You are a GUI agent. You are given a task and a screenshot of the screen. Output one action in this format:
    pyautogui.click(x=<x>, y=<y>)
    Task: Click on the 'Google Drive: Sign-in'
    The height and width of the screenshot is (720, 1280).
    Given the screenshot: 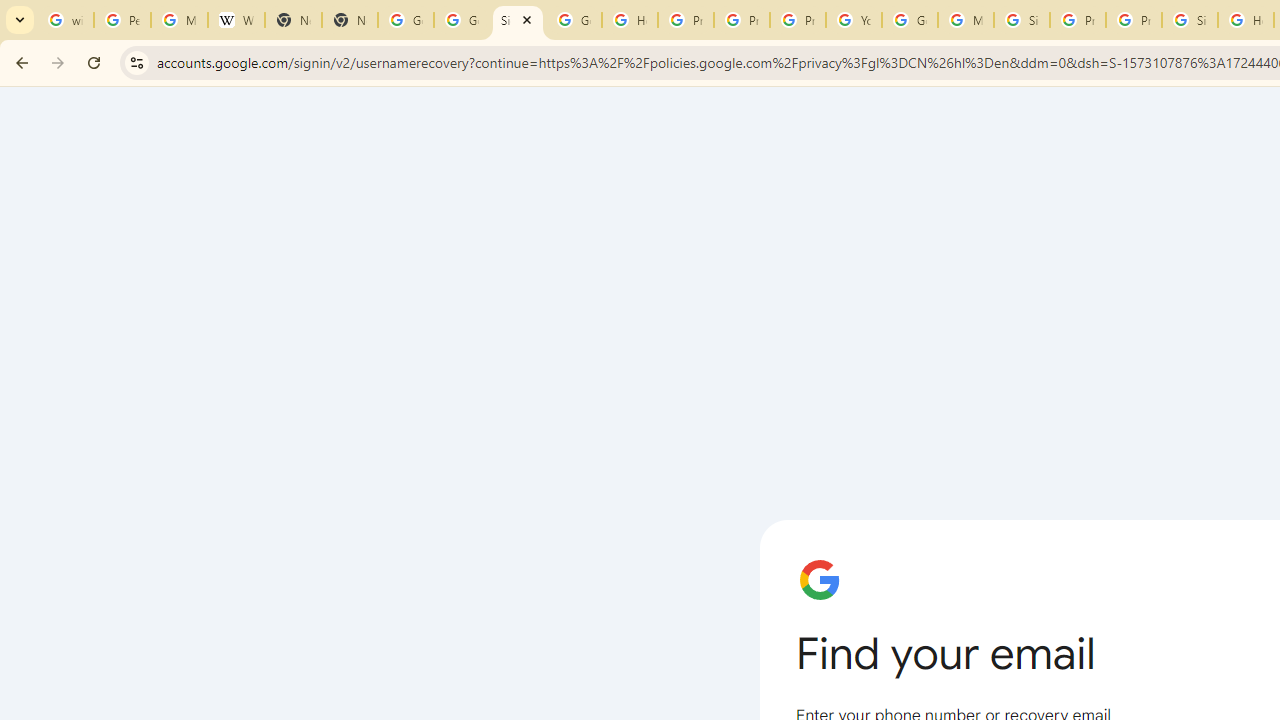 What is the action you would take?
    pyautogui.click(x=461, y=20)
    